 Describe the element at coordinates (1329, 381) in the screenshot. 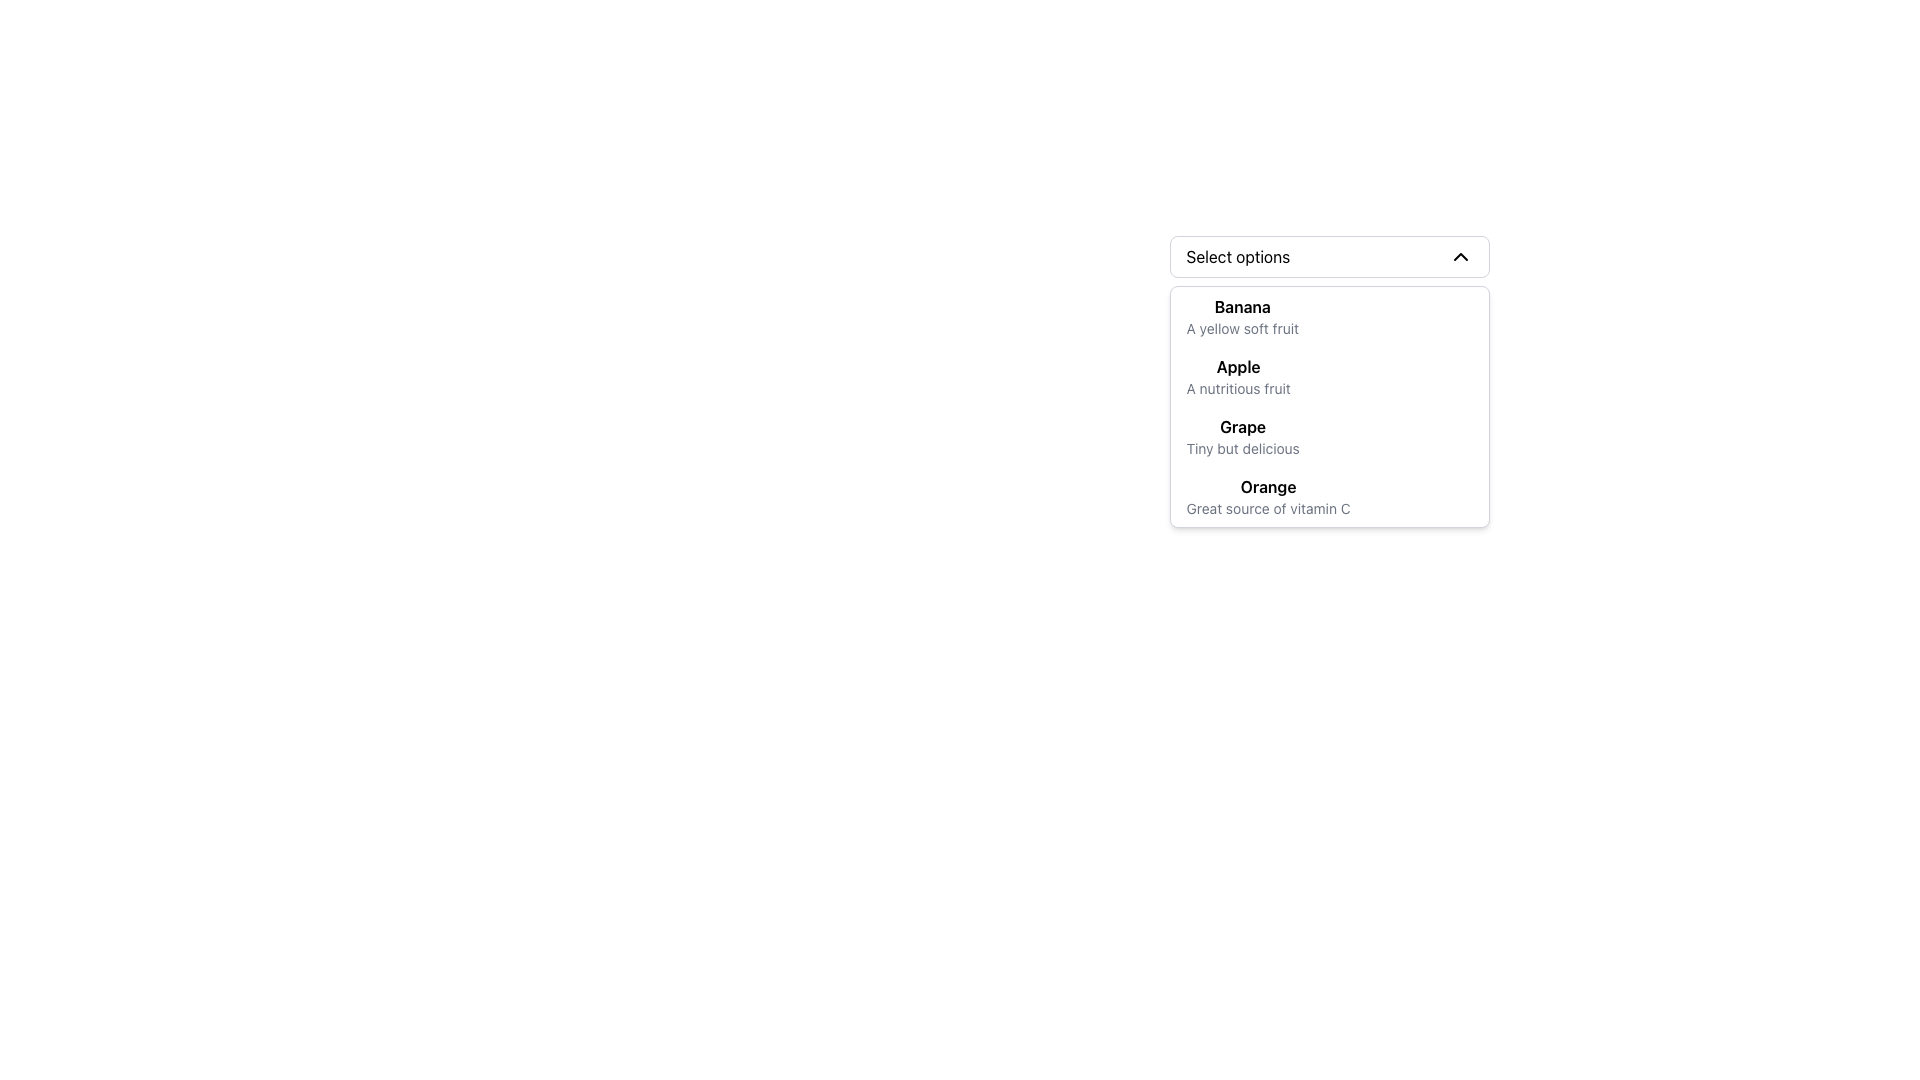

I see `the dropdown menu option labeled 'Apple'` at that location.